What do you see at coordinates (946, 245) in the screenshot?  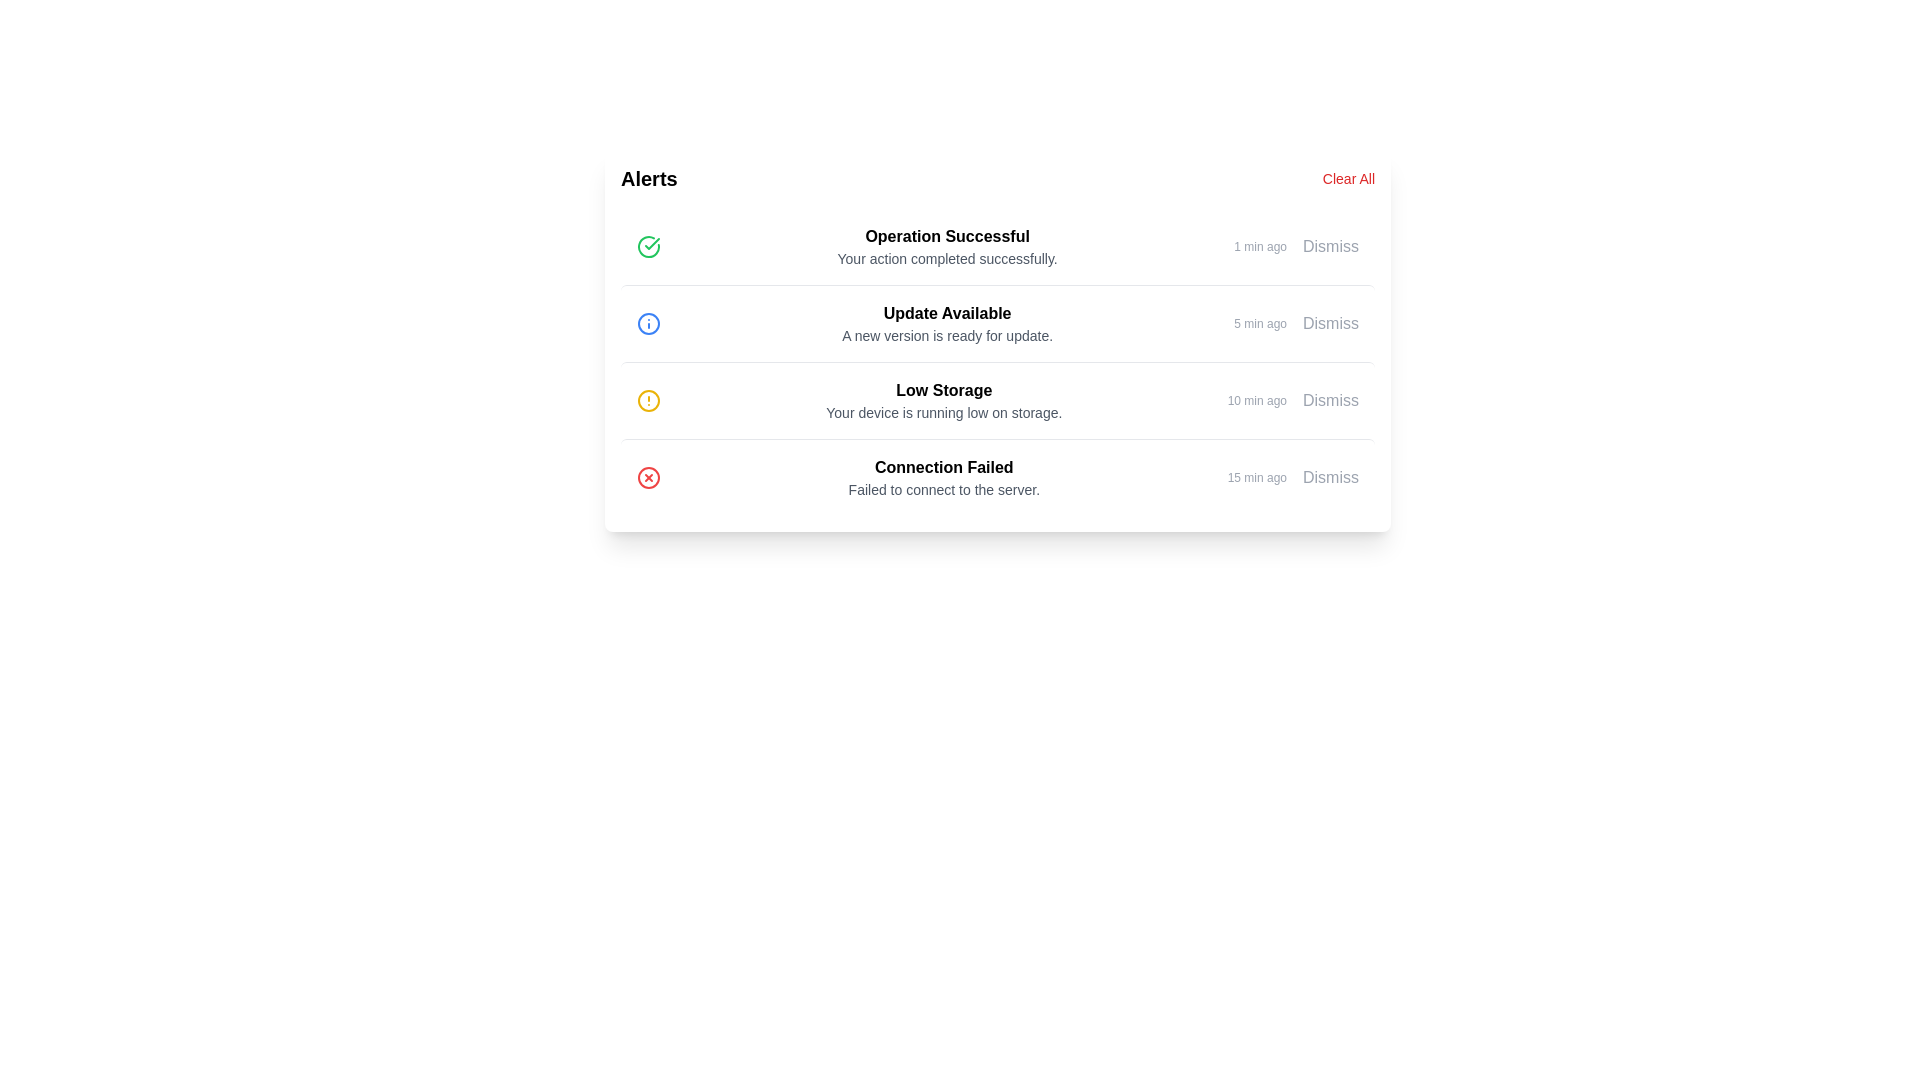 I see `informational text block within the first notification card located in the topmost row of notifications, which conveys a successful operation message to the user` at bounding box center [946, 245].